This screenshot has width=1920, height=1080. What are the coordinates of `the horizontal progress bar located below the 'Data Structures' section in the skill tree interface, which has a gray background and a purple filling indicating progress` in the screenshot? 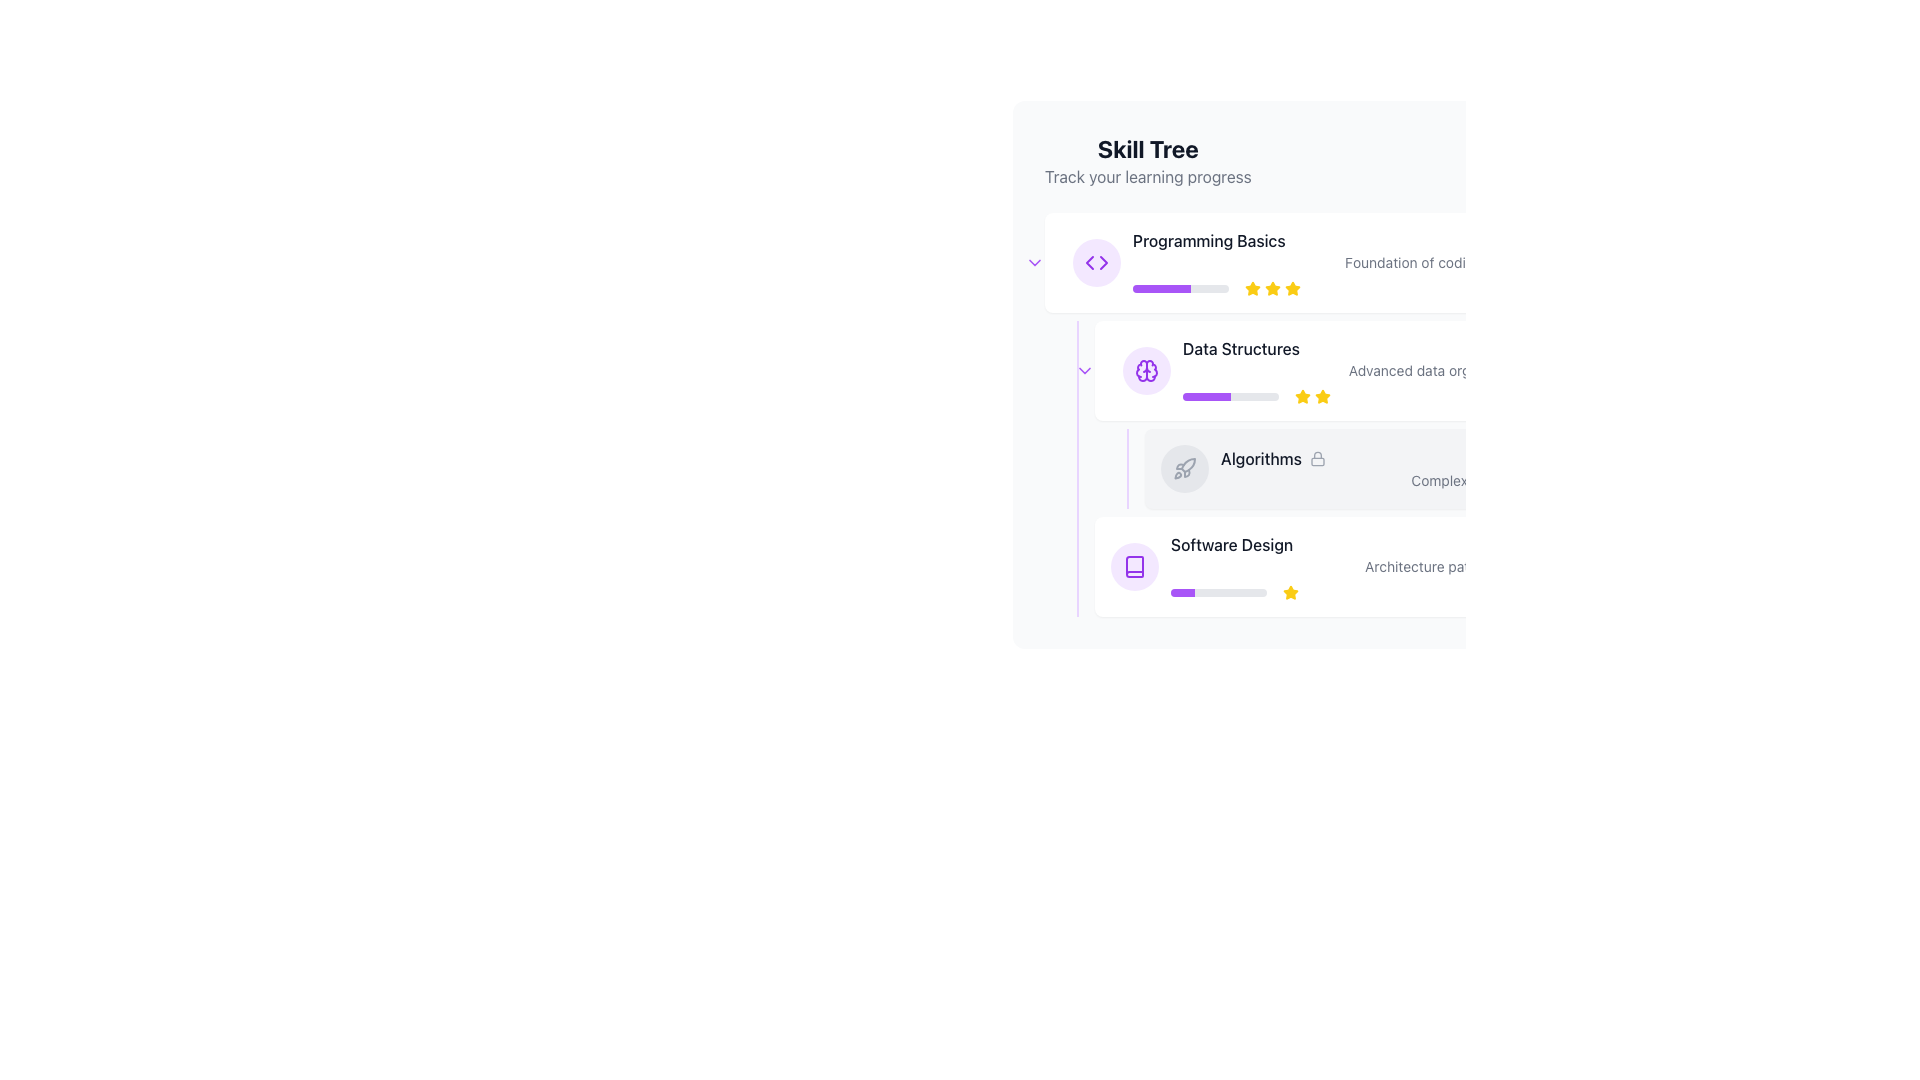 It's located at (1229, 397).